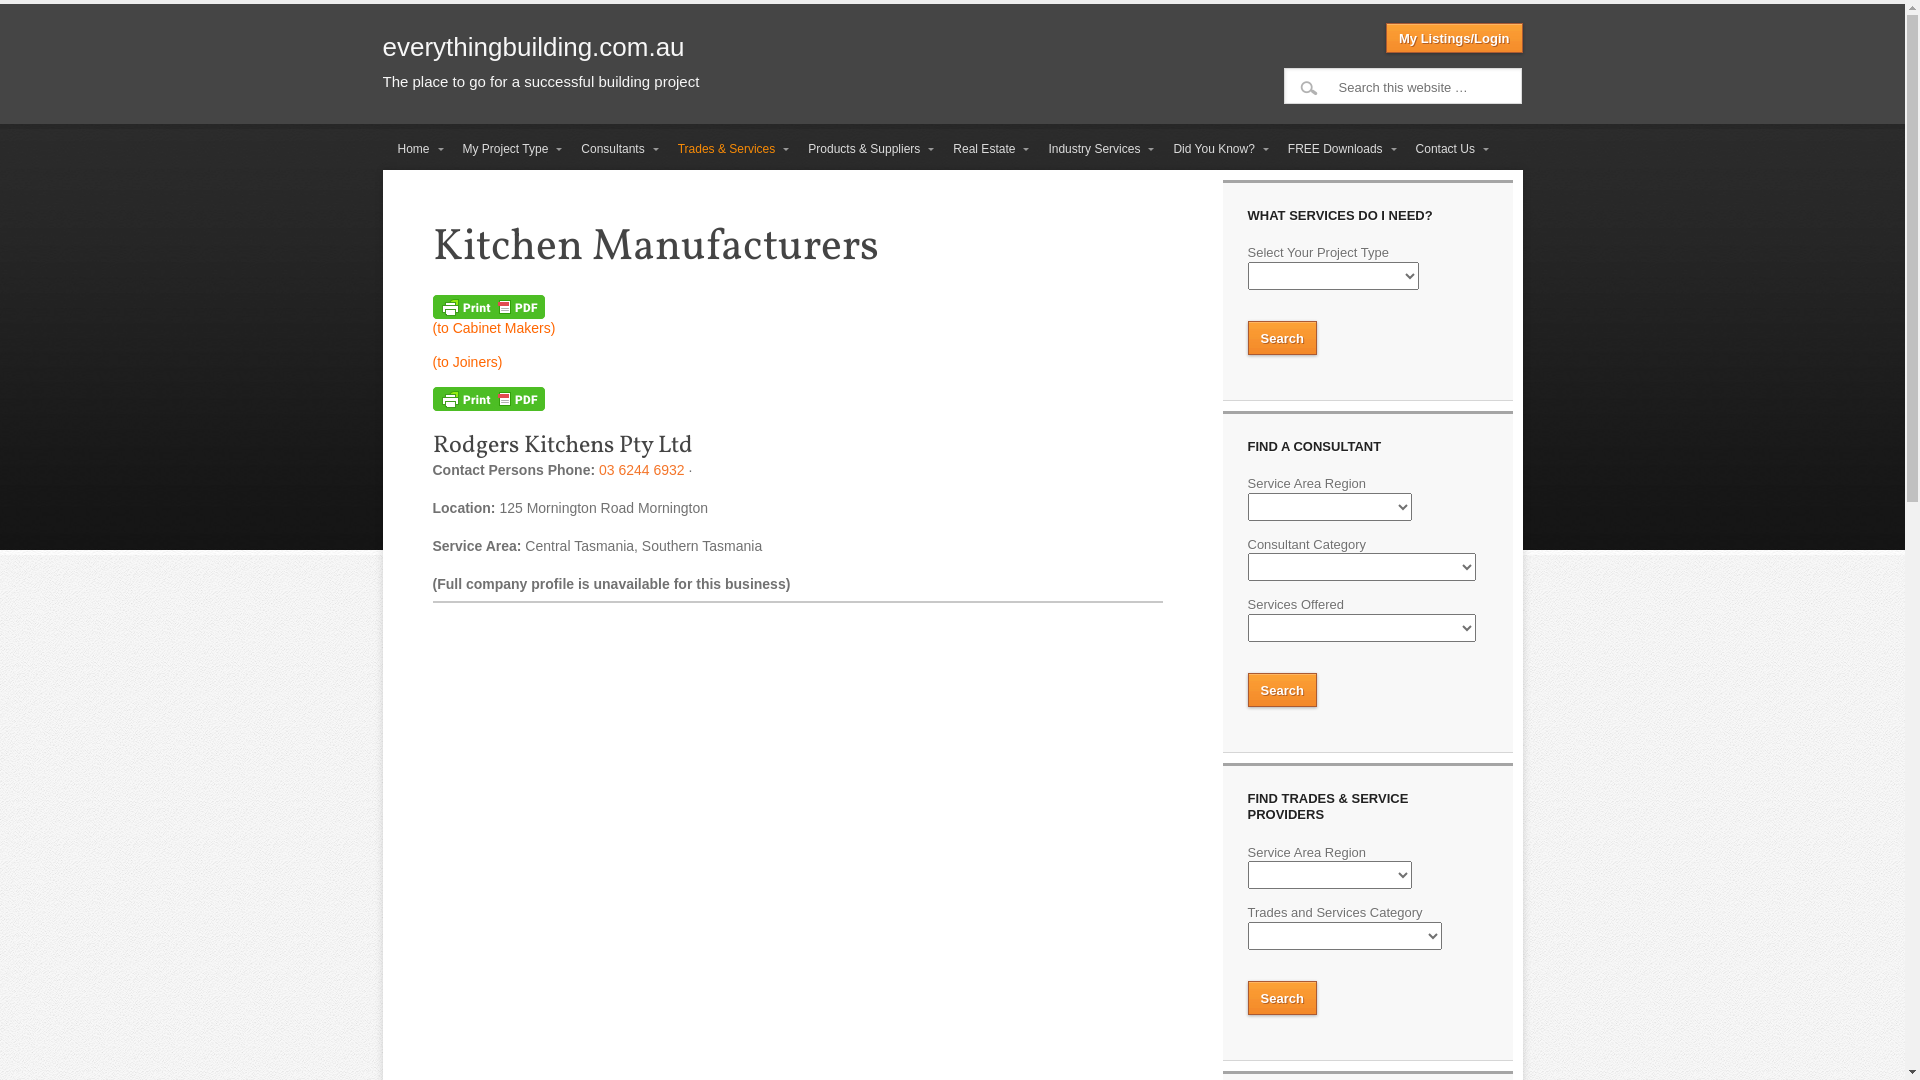  I want to click on '(to Joiners)', so click(465, 362).